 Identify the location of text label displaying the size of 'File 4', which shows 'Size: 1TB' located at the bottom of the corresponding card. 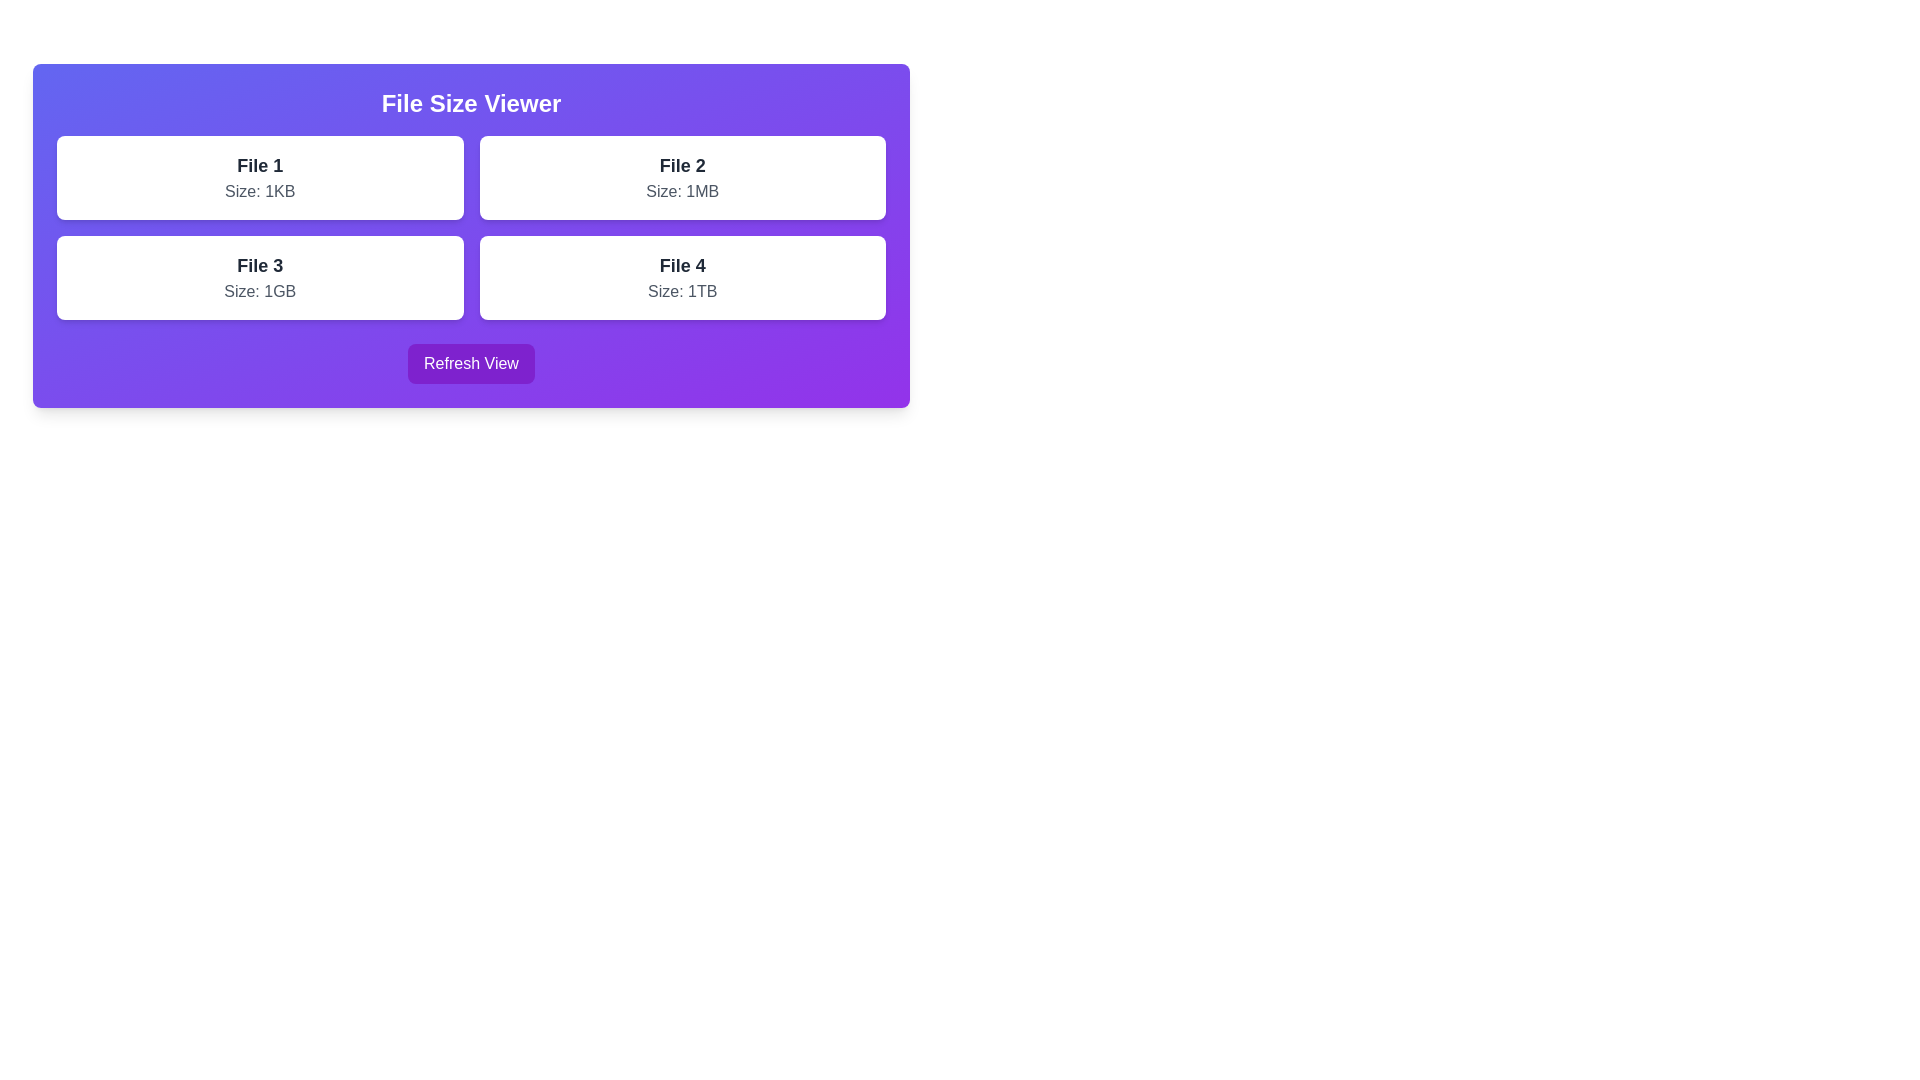
(682, 292).